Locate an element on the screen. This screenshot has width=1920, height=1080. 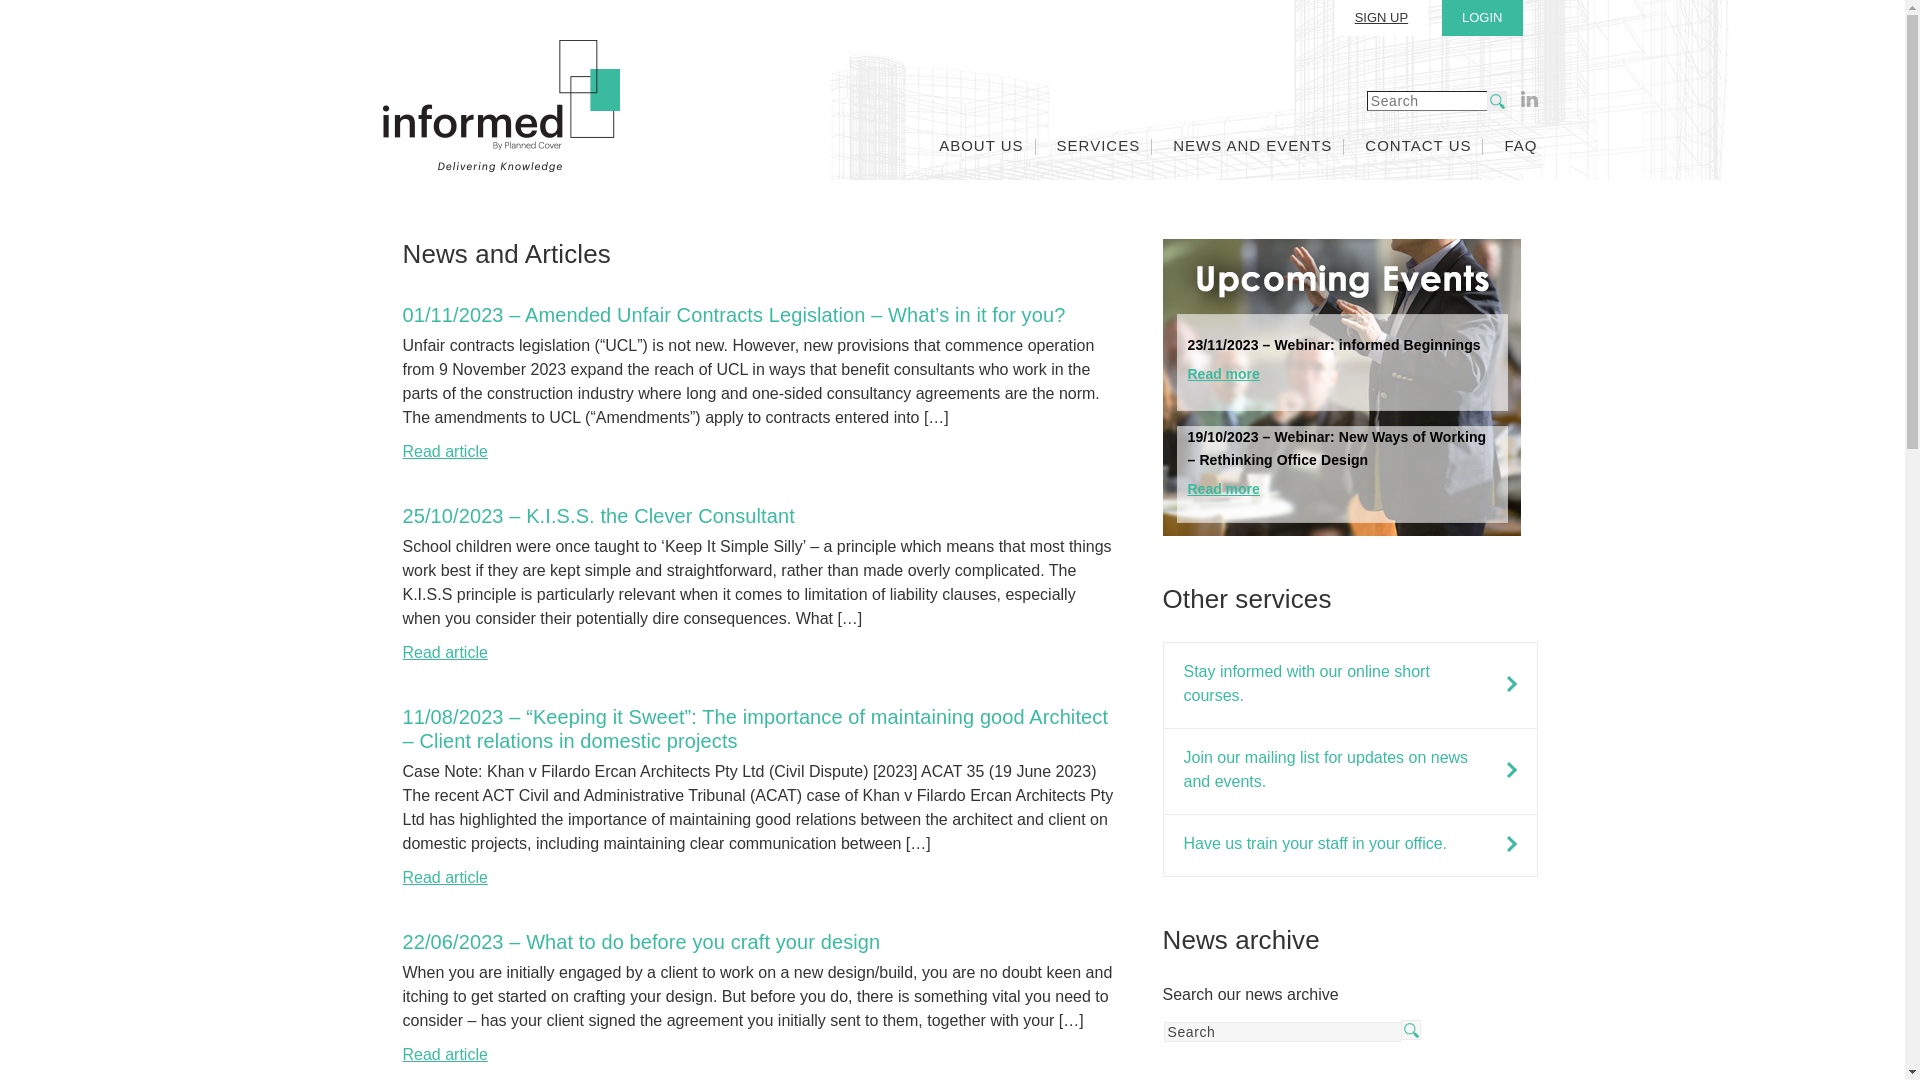
'Join our mailing list for updates on news and events.' is located at coordinates (1338, 770).